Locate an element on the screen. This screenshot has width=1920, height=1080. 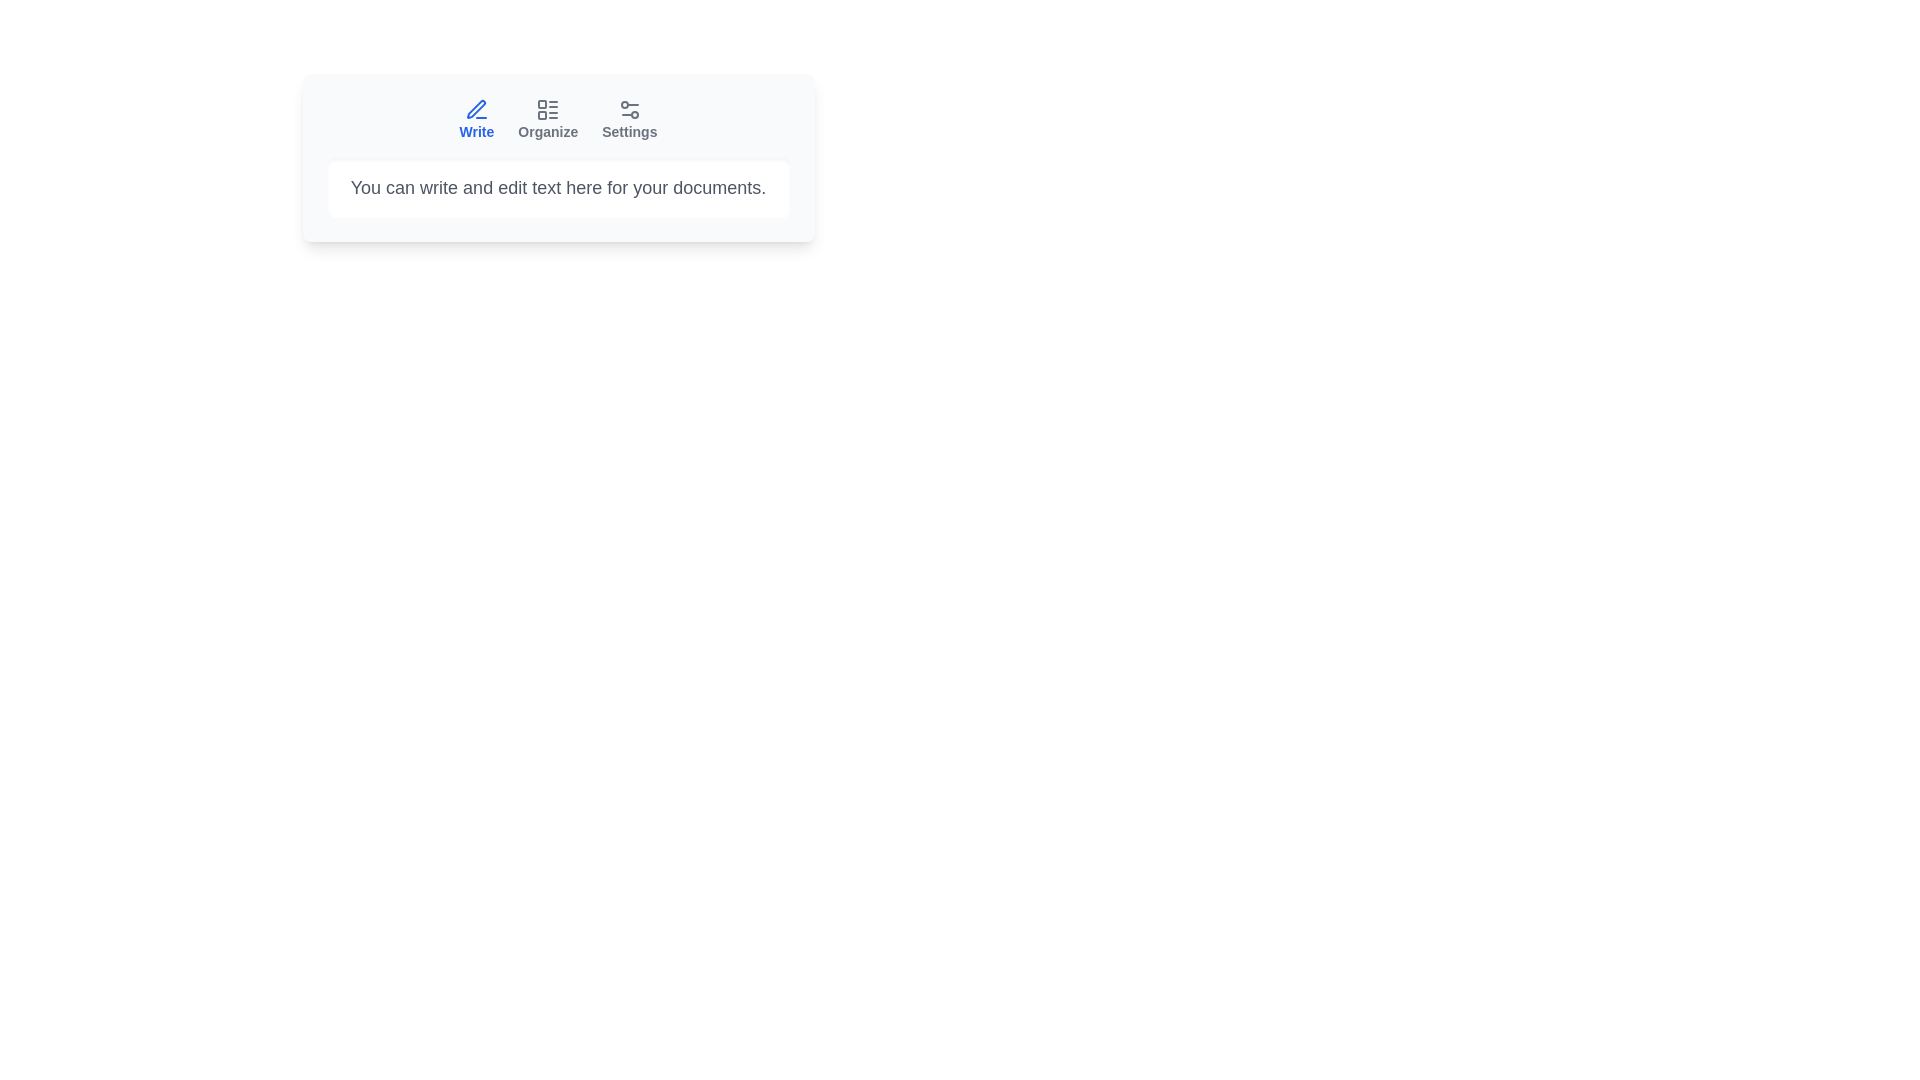
the Write tab by clicking on its button is located at coordinates (475, 119).